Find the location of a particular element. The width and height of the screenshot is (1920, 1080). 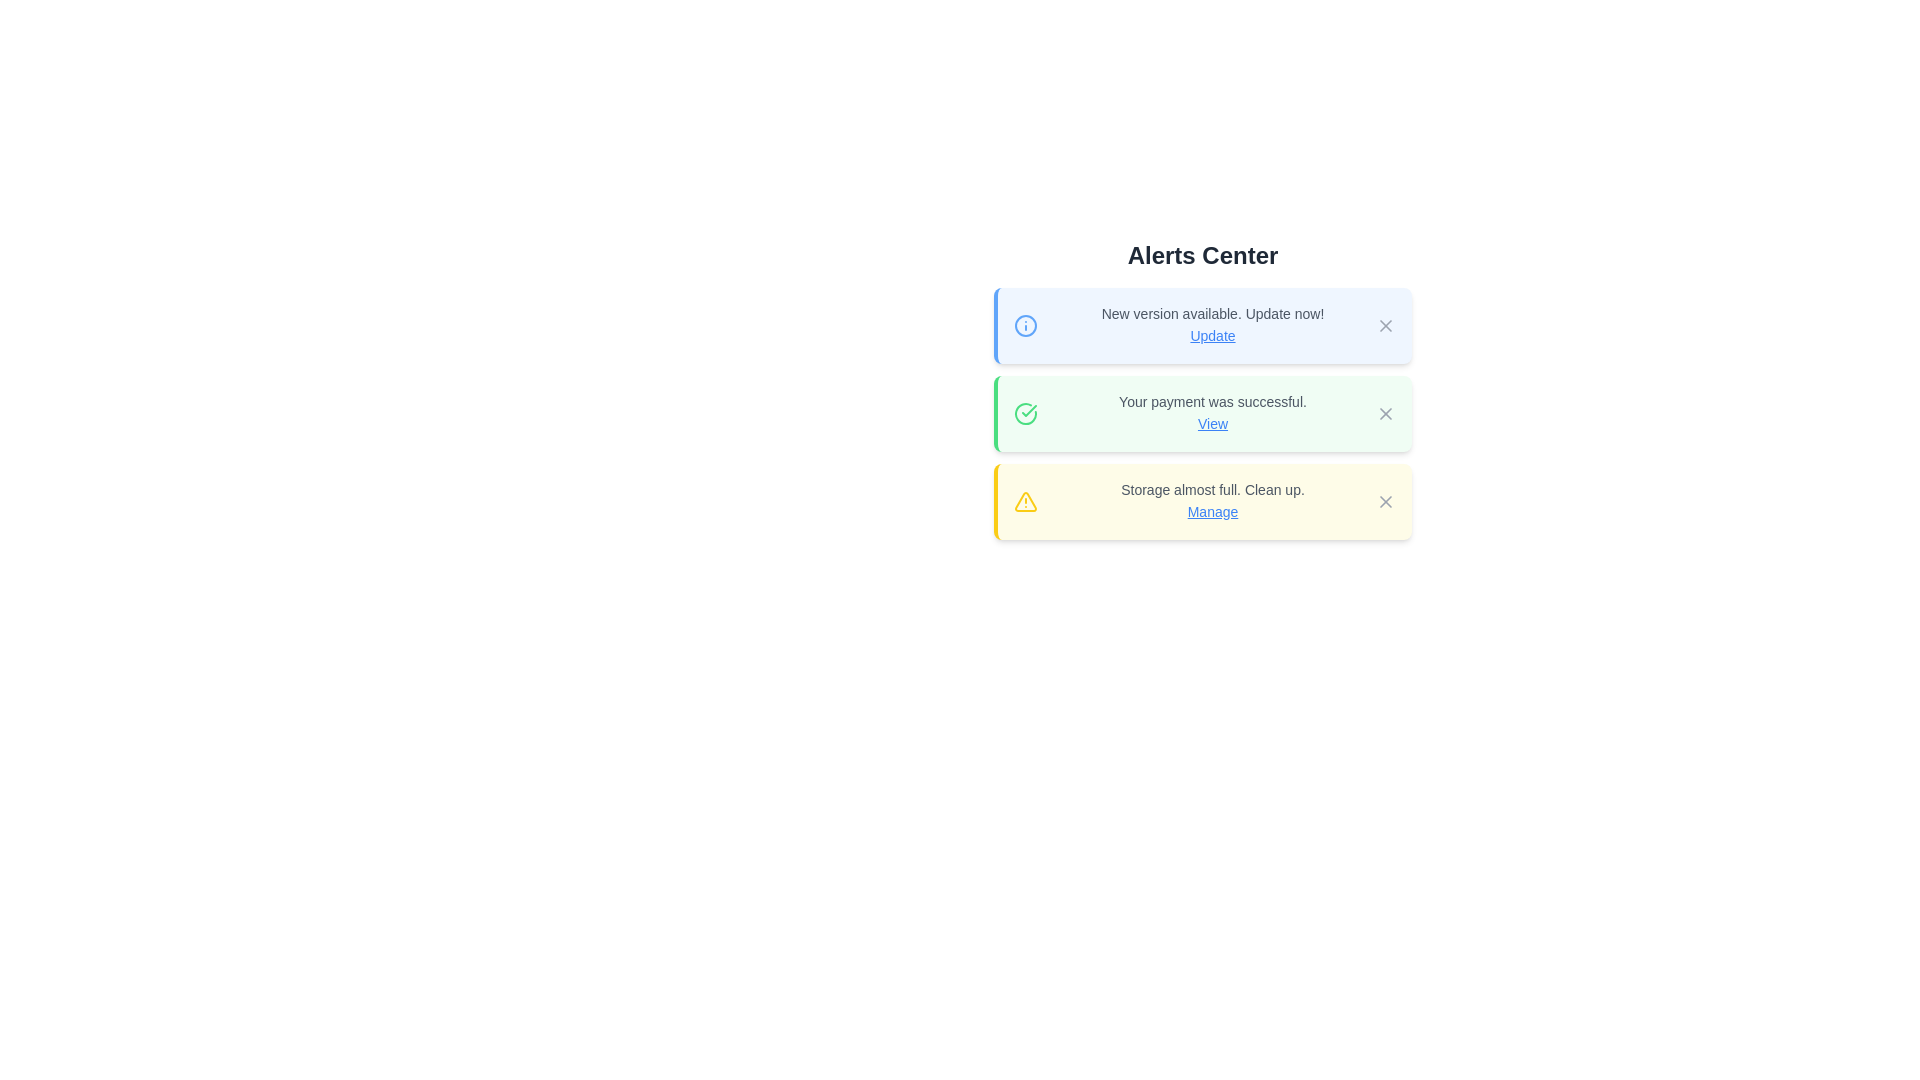

the blue, underlined text link labeled 'View' that appears next to the message 'Your payment was successful.' is located at coordinates (1212, 423).